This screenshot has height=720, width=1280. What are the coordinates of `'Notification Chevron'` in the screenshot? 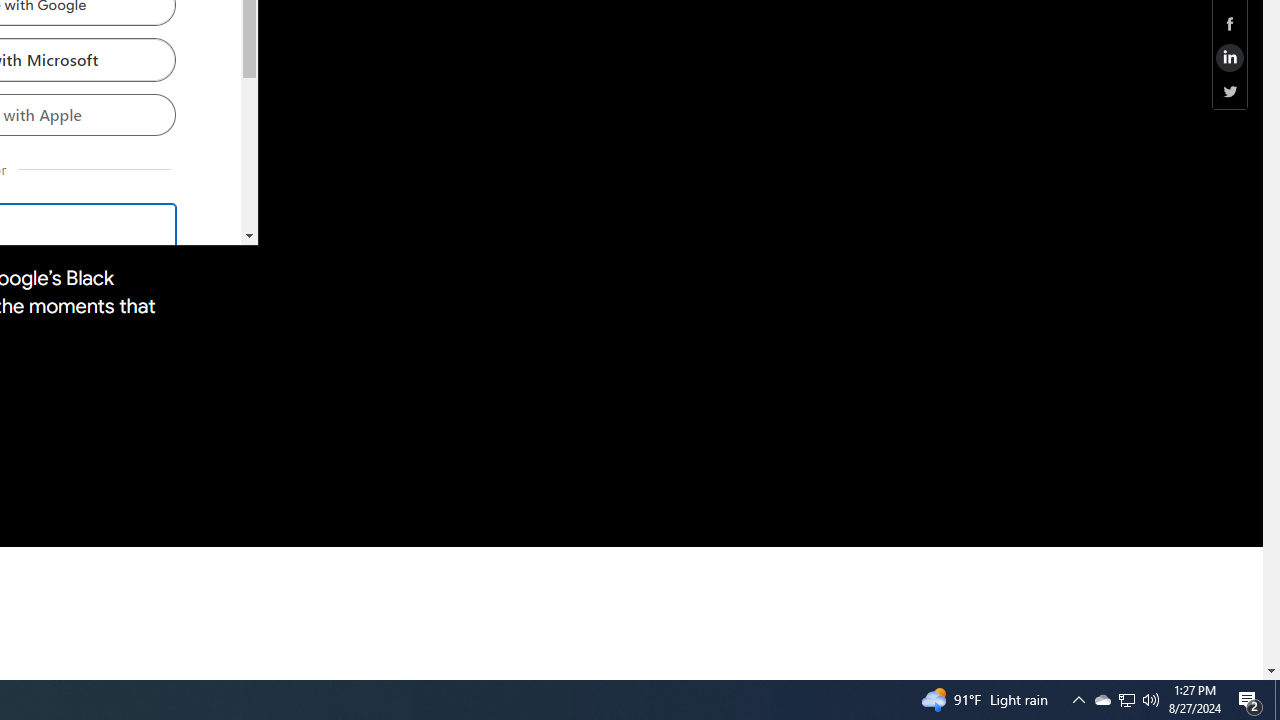 It's located at (1078, 698).